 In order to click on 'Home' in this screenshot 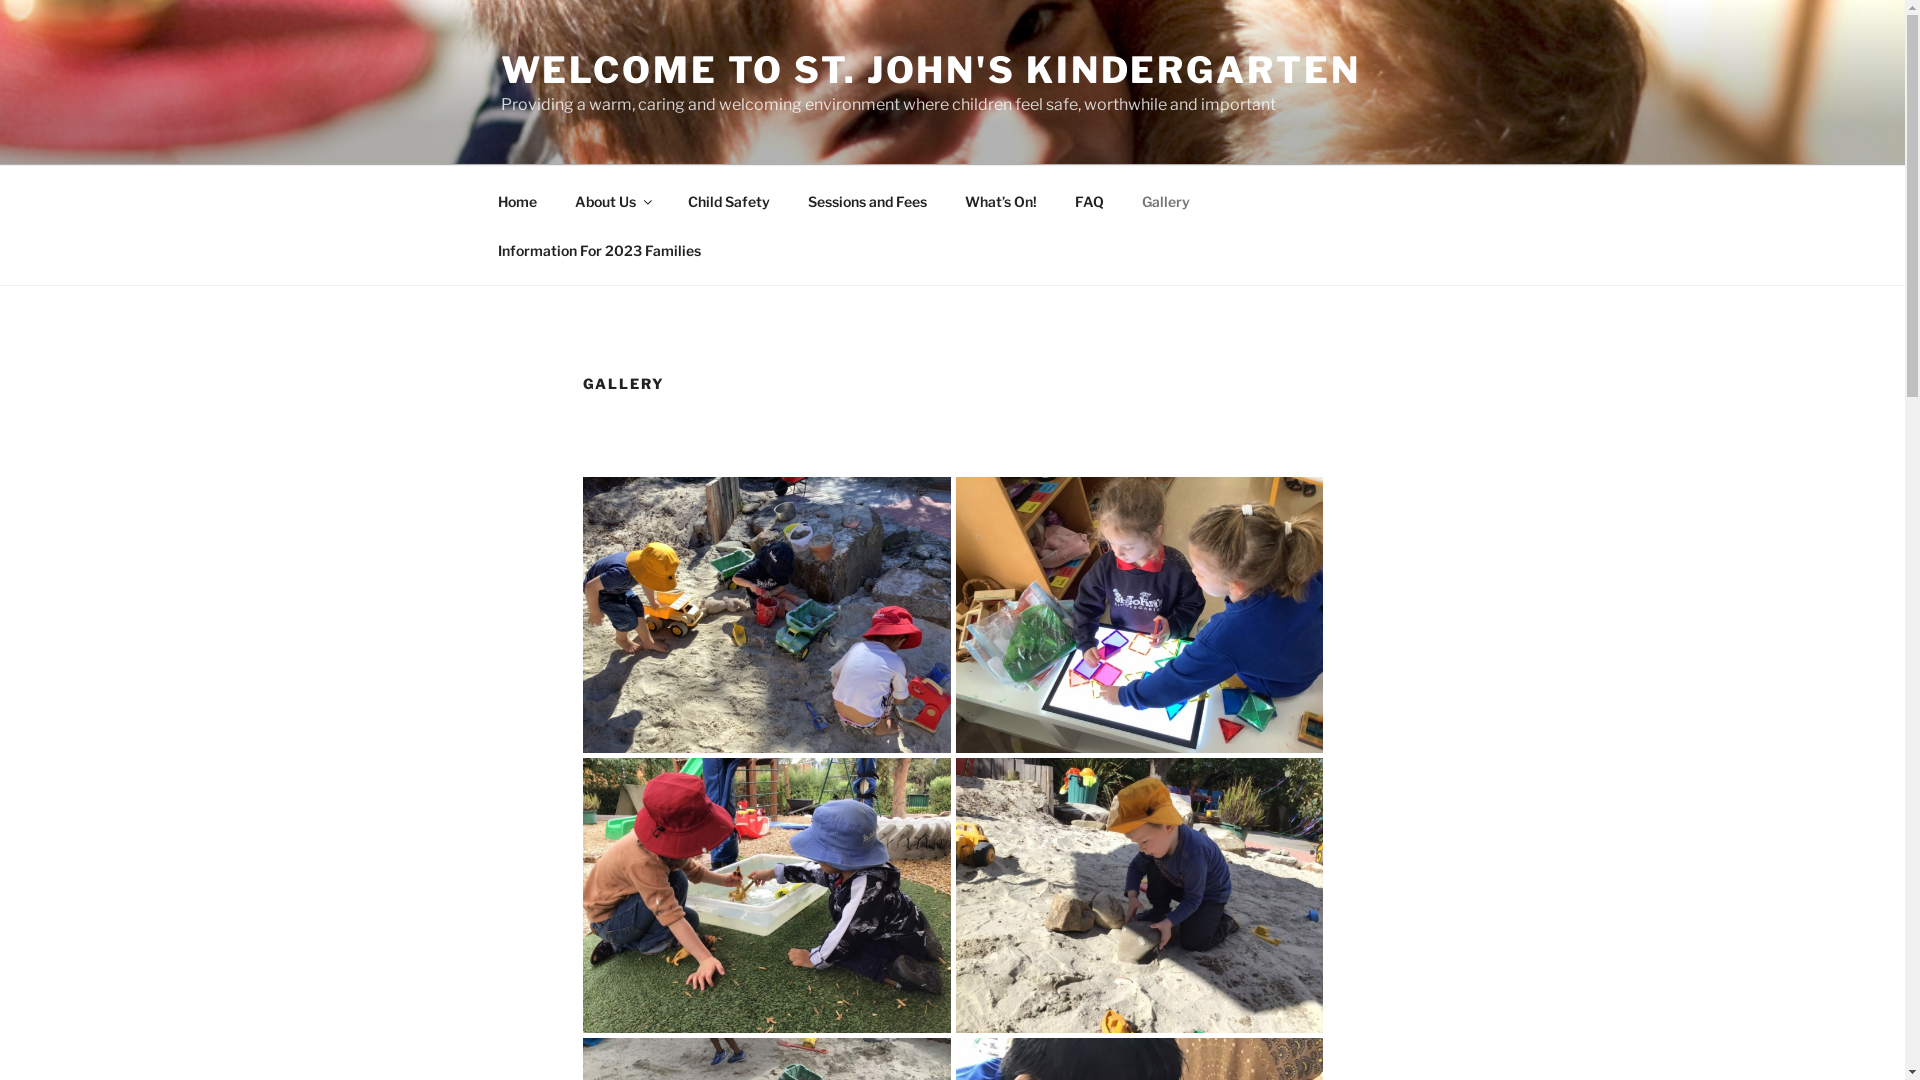, I will do `click(517, 200)`.